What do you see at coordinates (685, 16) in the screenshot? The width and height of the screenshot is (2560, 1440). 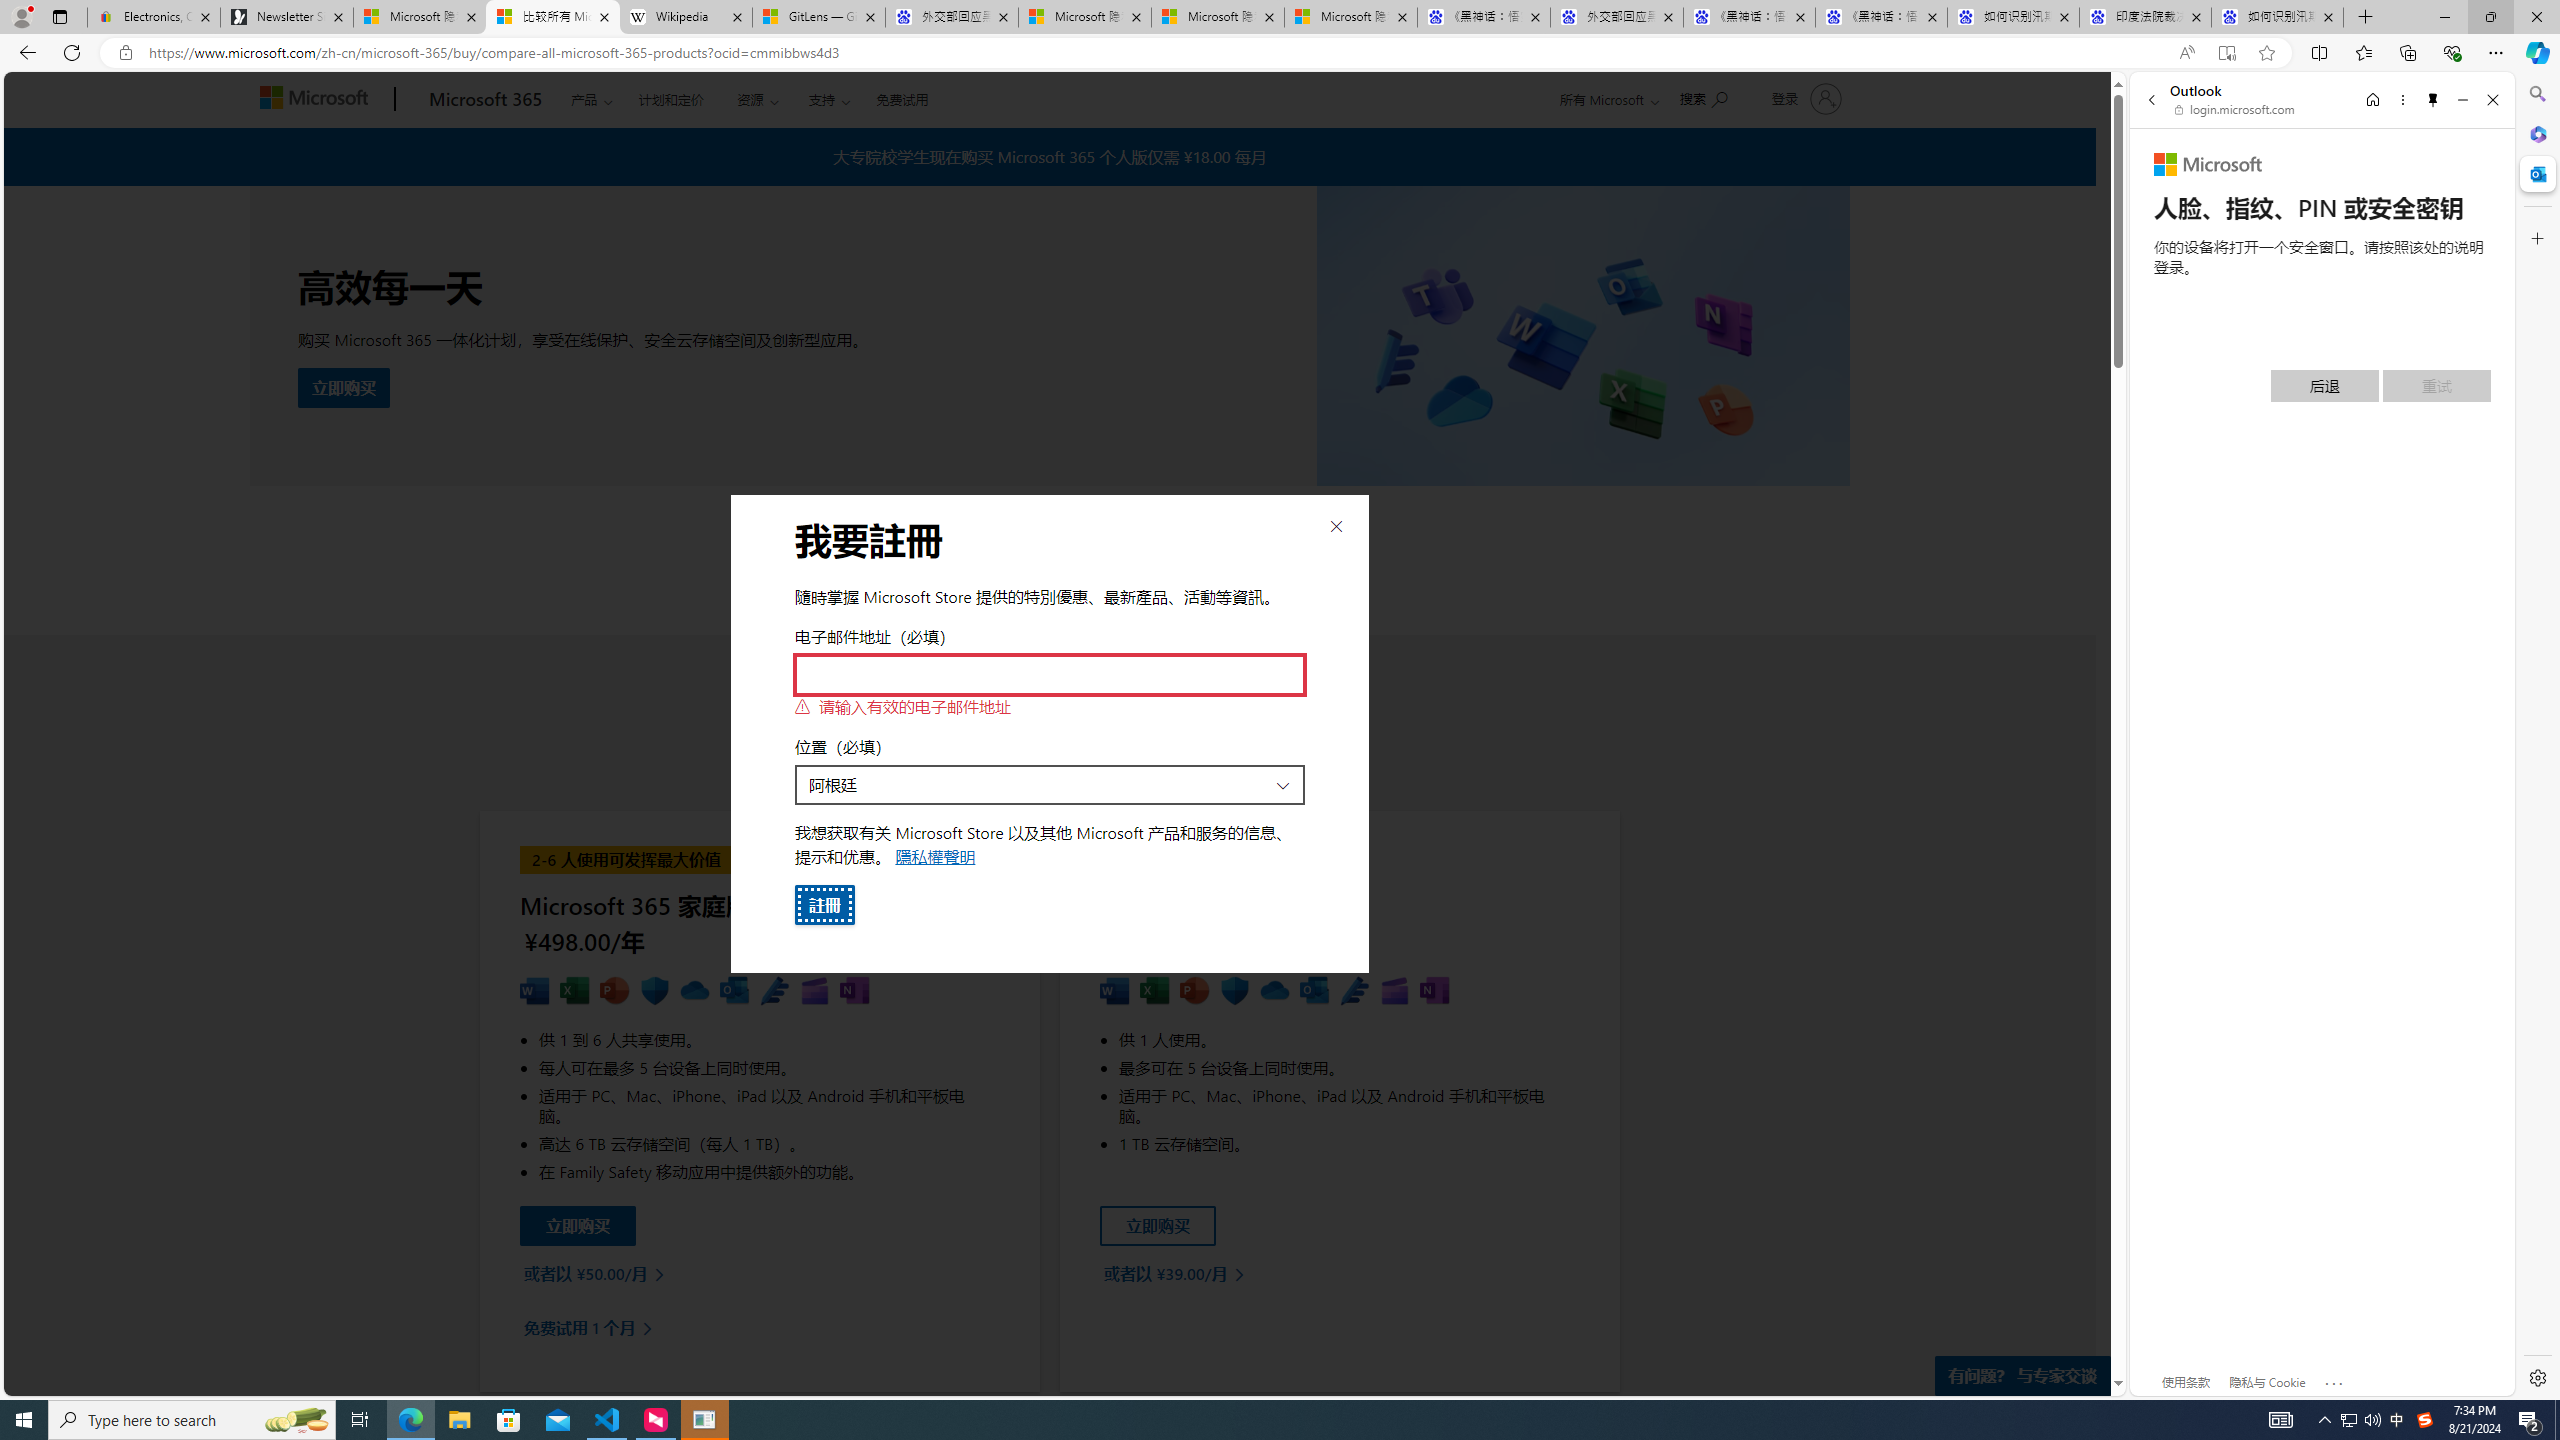 I see `'Wikipedia'` at bounding box center [685, 16].